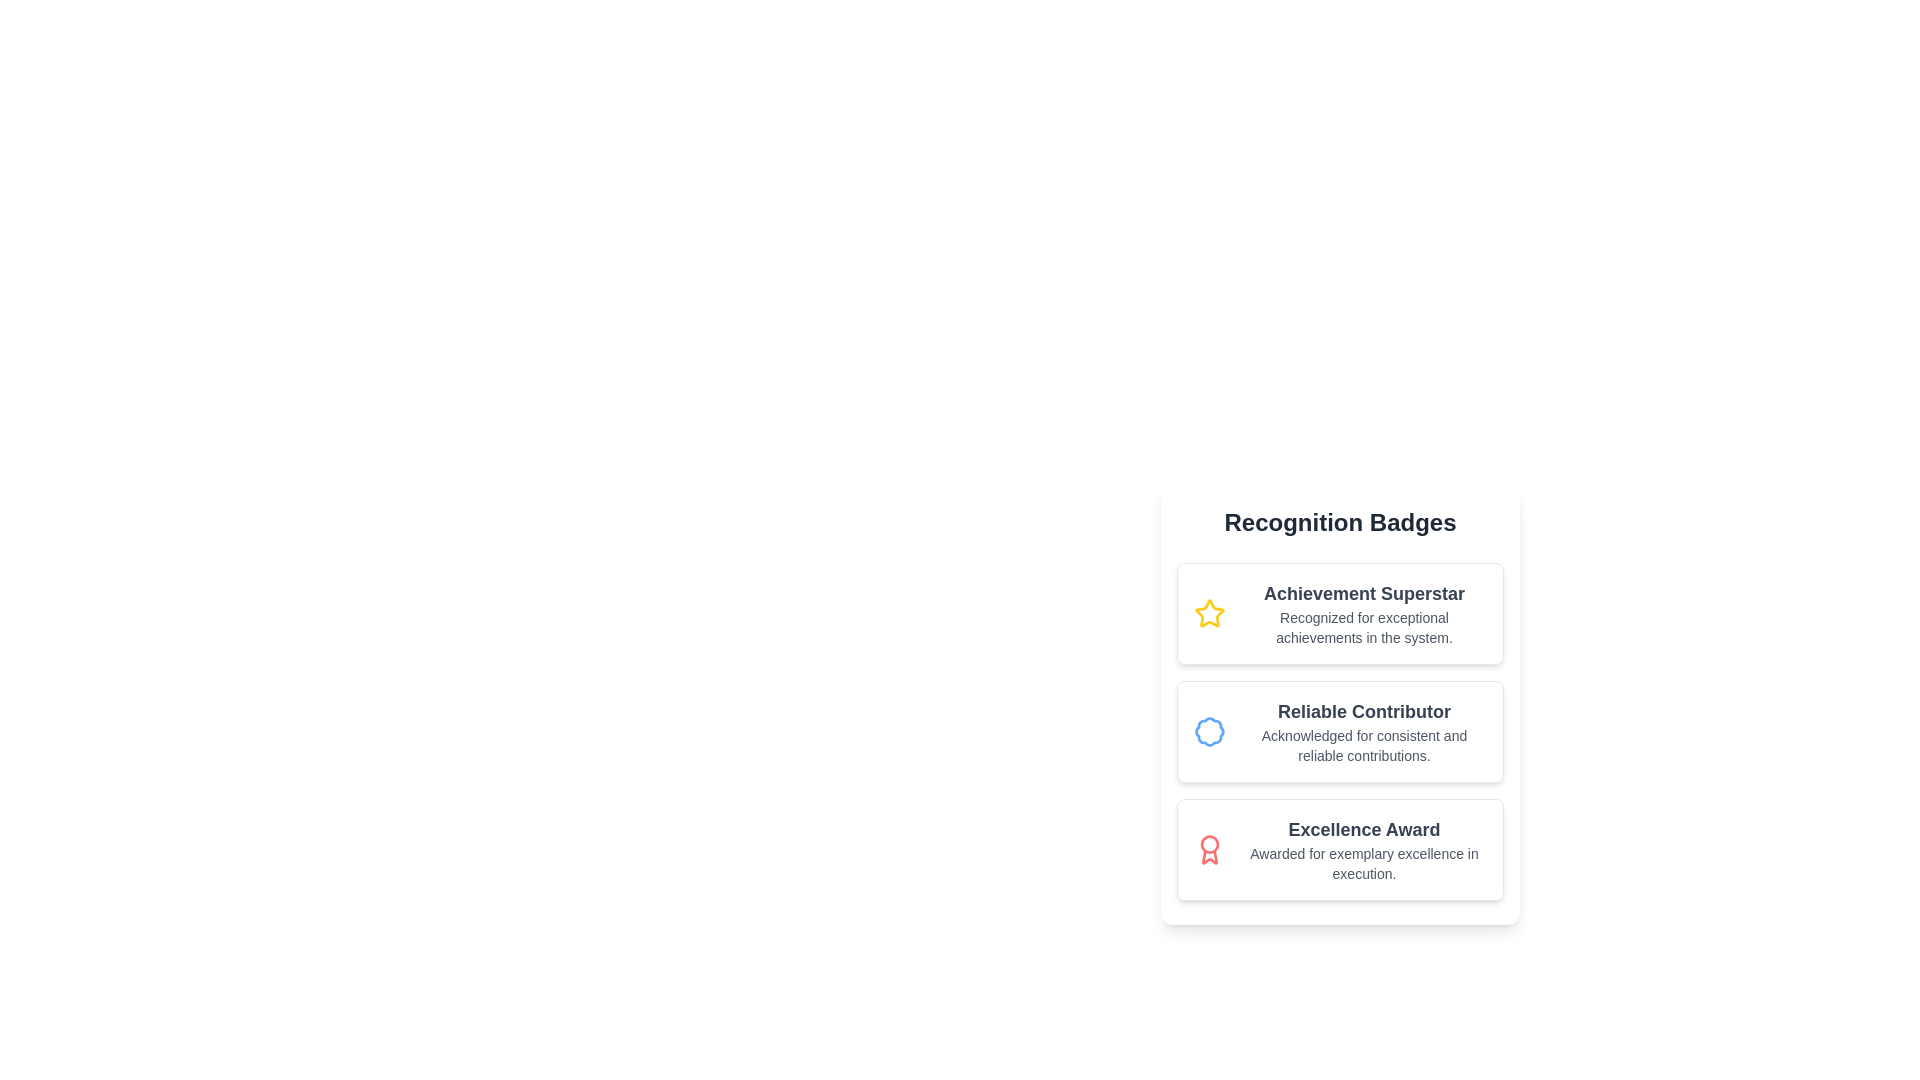 The height and width of the screenshot is (1080, 1920). I want to click on the 'Reliable Contributor' badge icon, which is a circular shape with a light blue outline and a transparent center, located in the middle row of the 'Recognition Badges' listing, so click(1208, 732).